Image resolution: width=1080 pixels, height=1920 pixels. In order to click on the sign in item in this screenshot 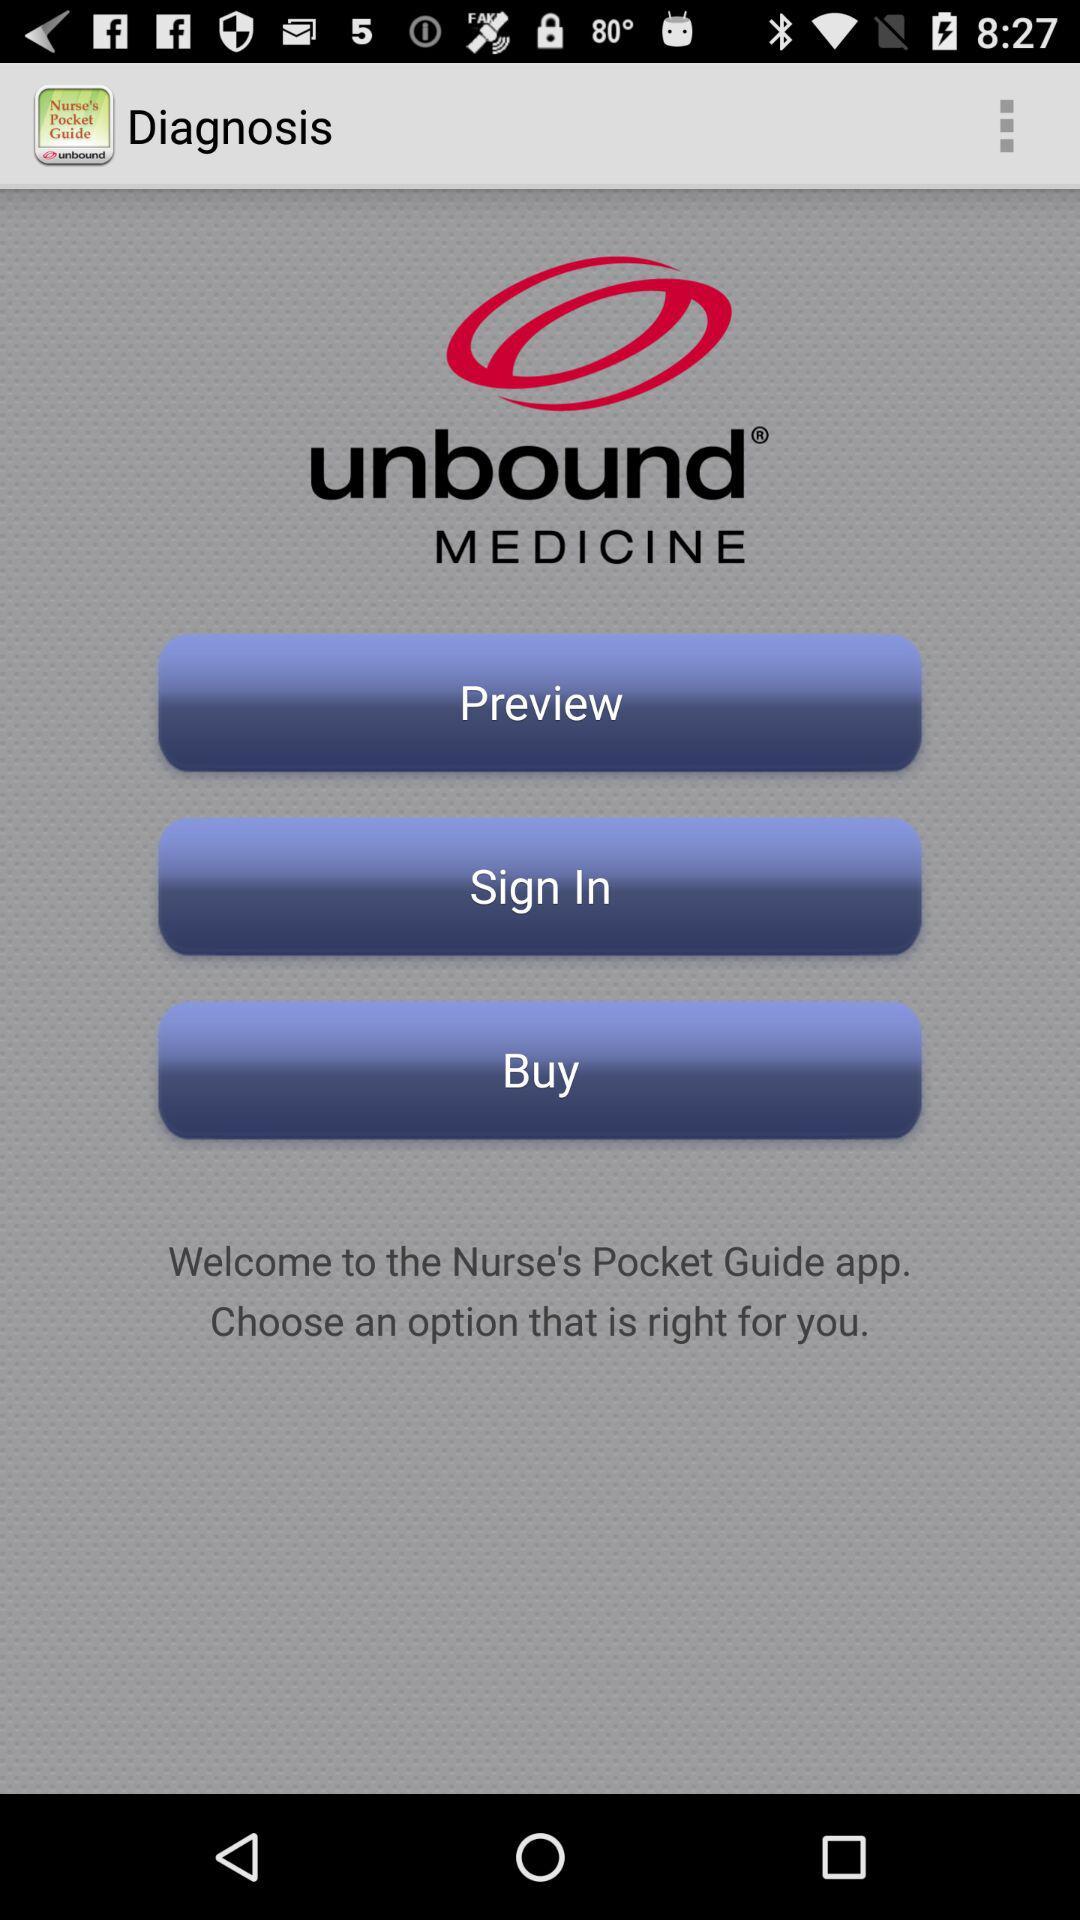, I will do `click(540, 891)`.